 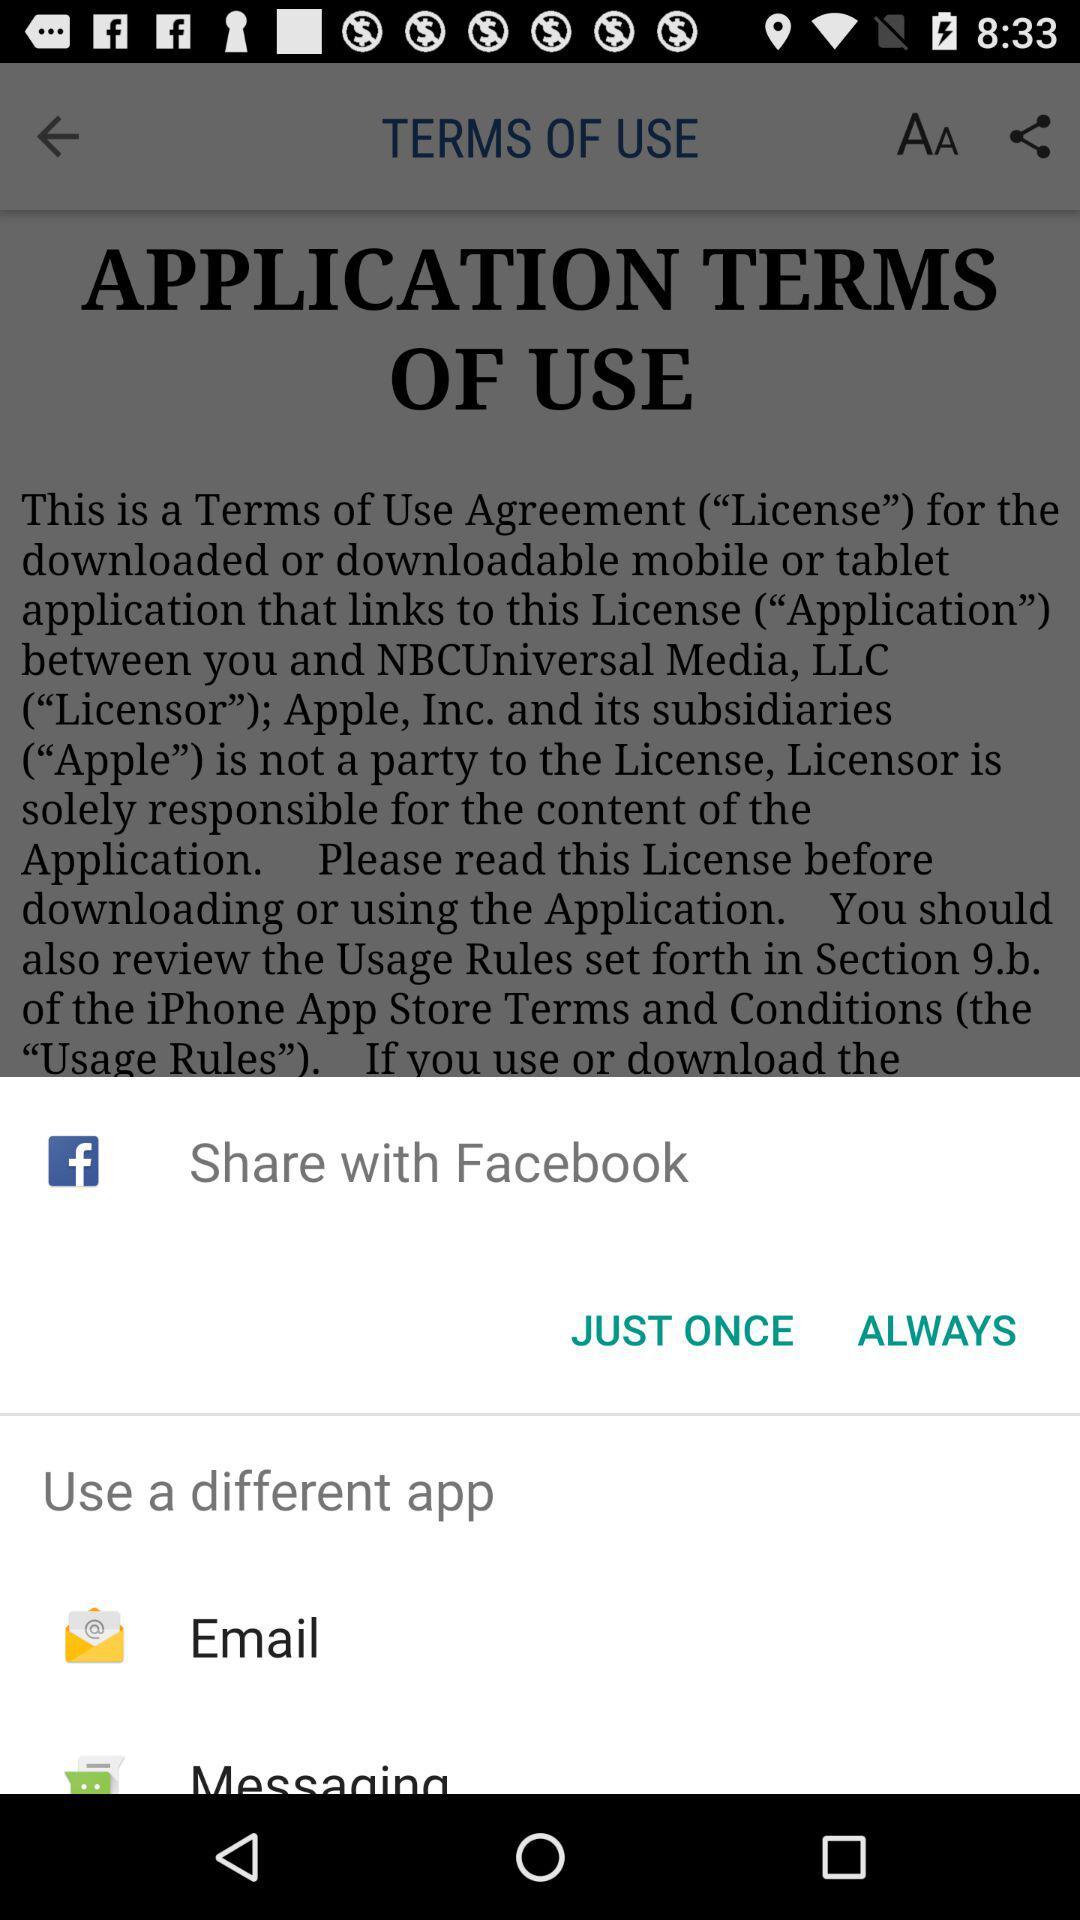 I want to click on the item above messaging, so click(x=253, y=1636).